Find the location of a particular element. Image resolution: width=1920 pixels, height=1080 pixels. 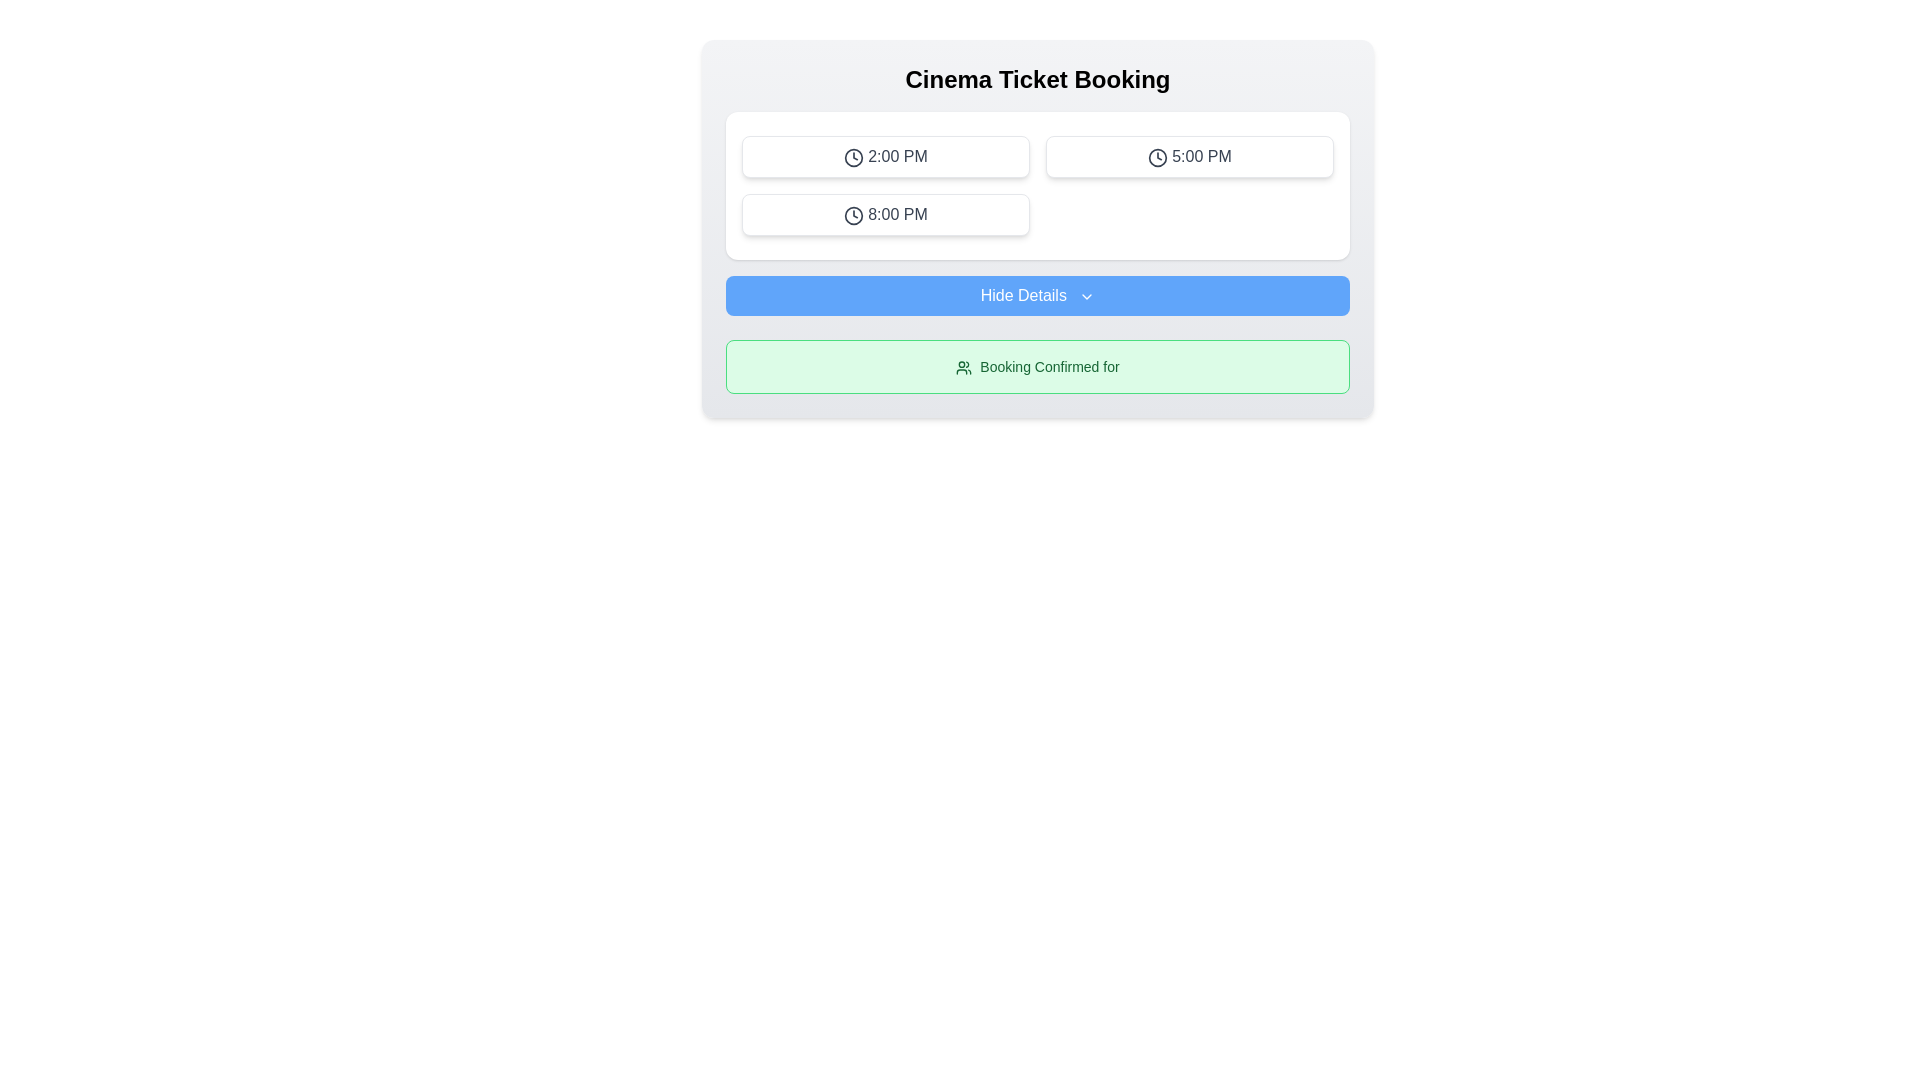

the selectable time option button for '2:00 PM' is located at coordinates (885, 156).